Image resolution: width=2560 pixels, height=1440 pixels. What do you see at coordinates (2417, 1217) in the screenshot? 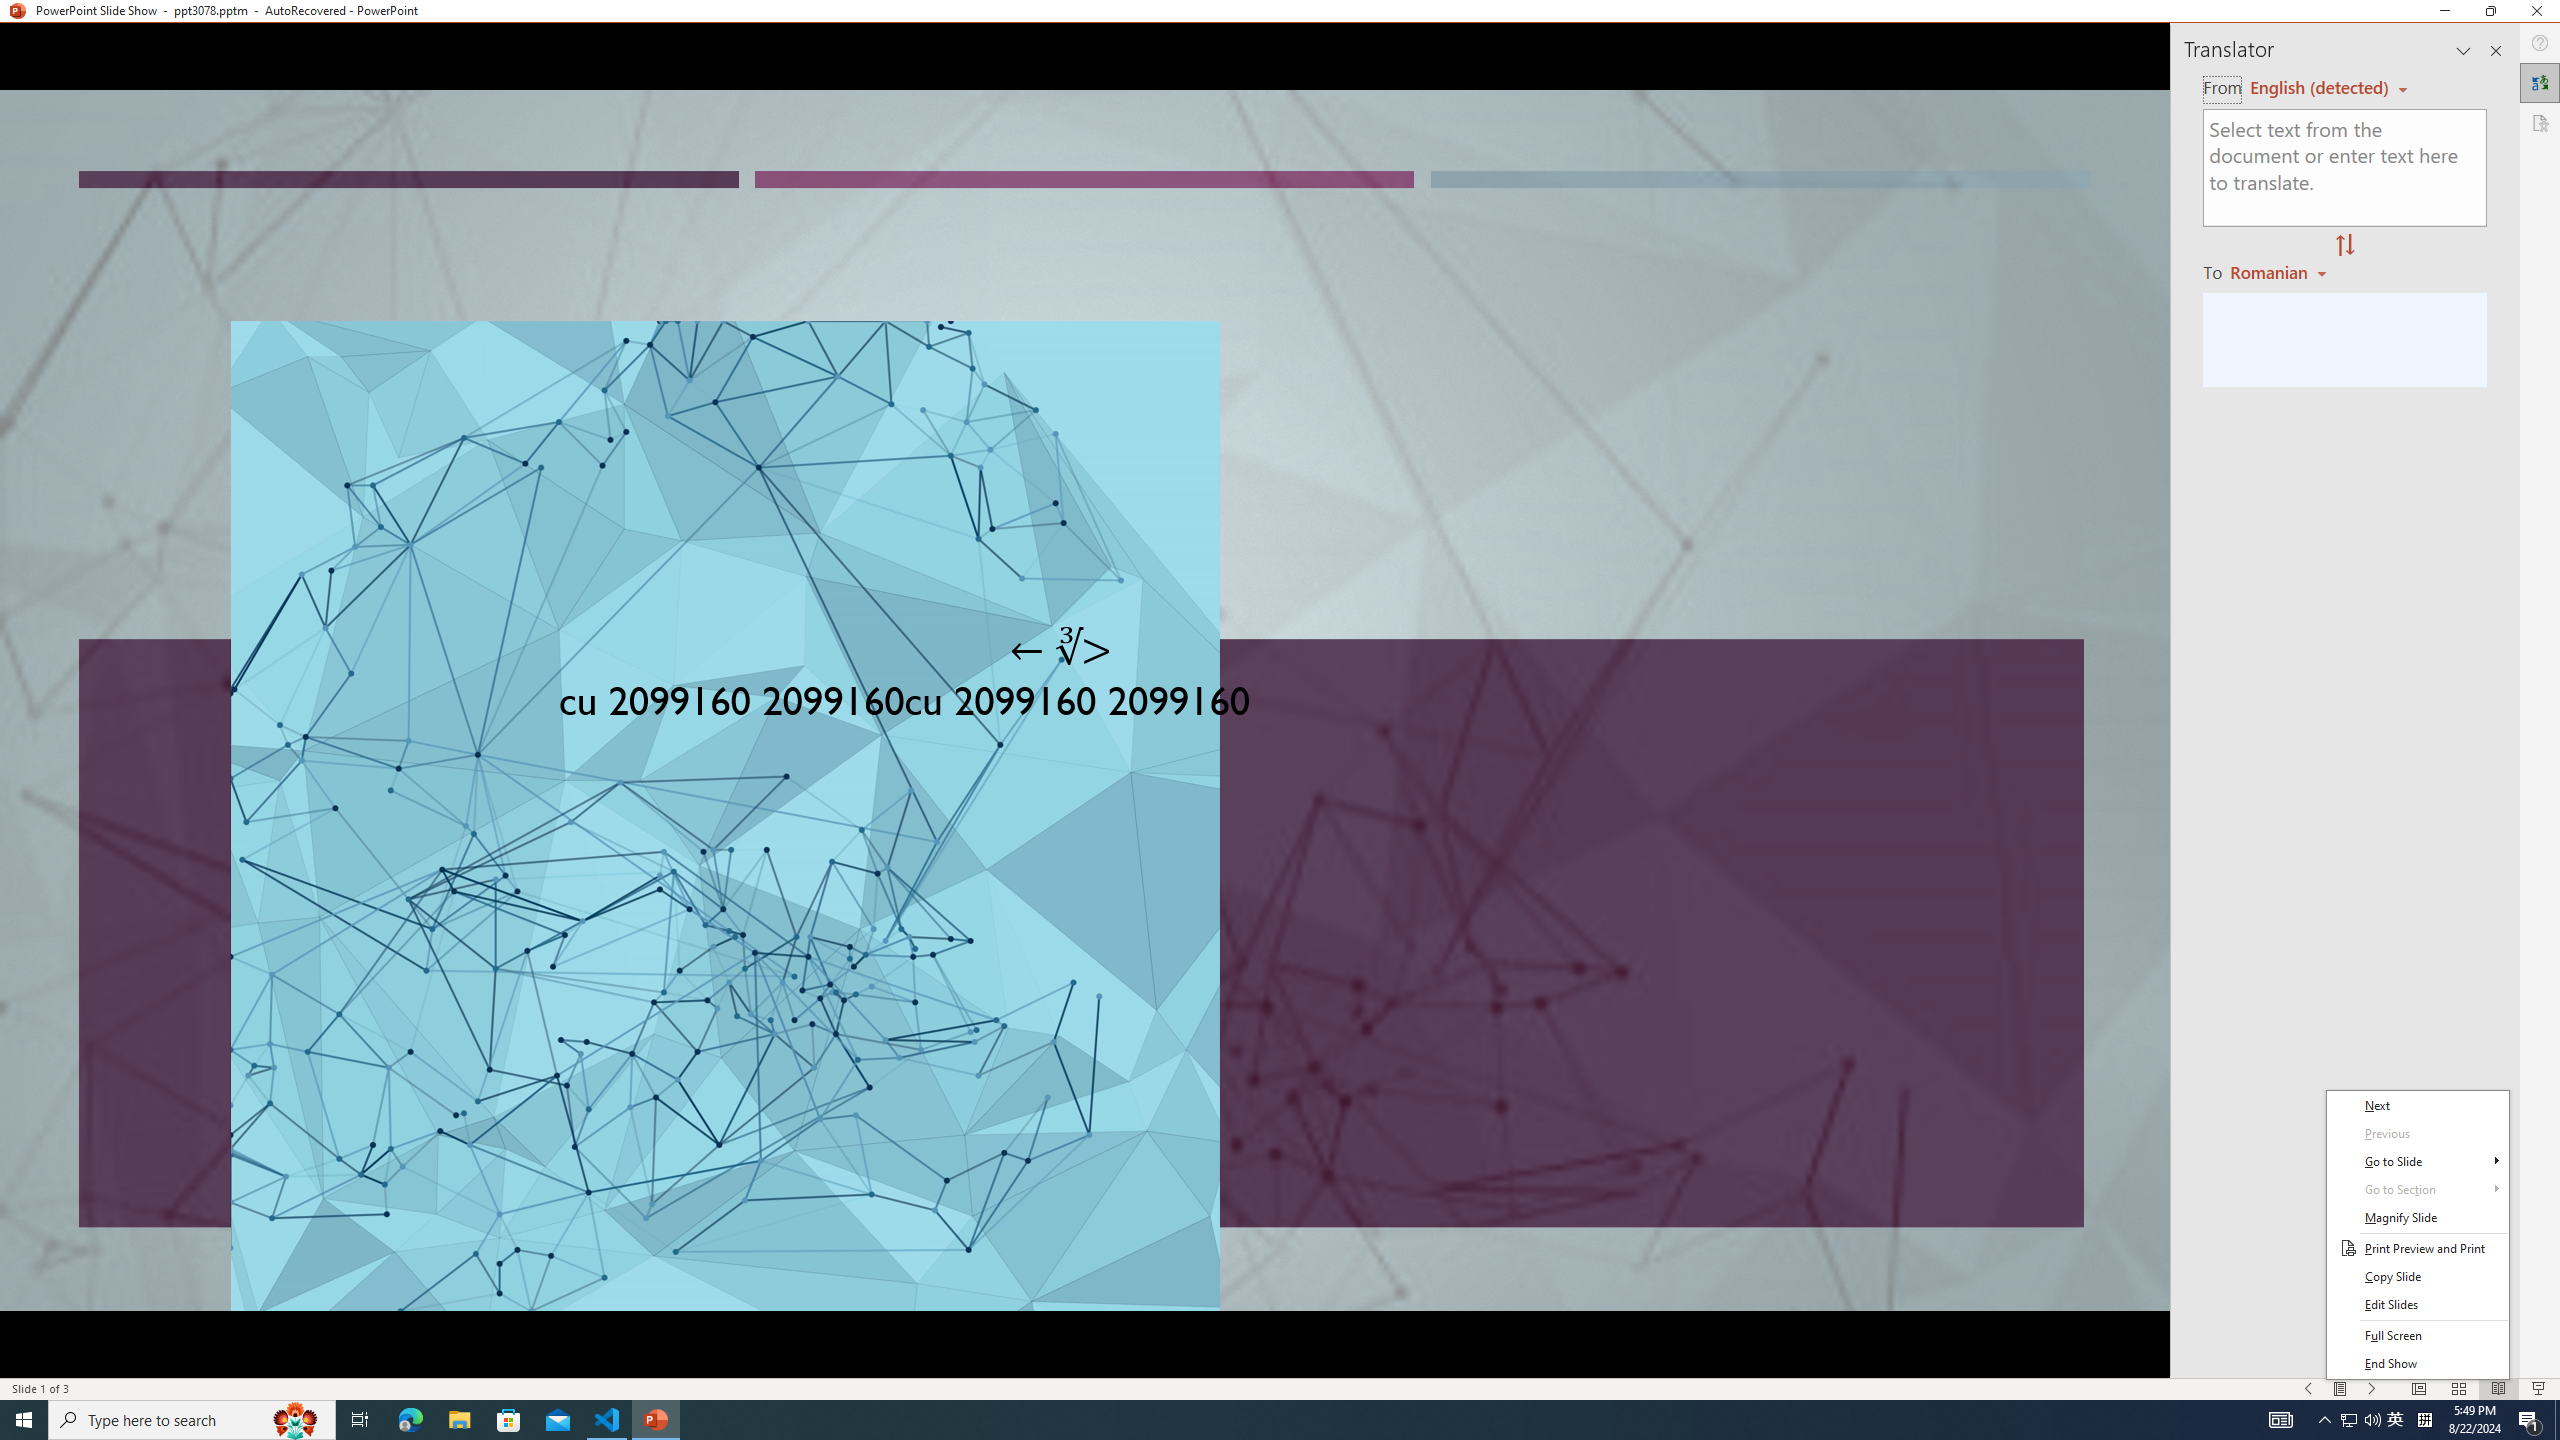
I see `'Magnify Slide'` at bounding box center [2417, 1217].